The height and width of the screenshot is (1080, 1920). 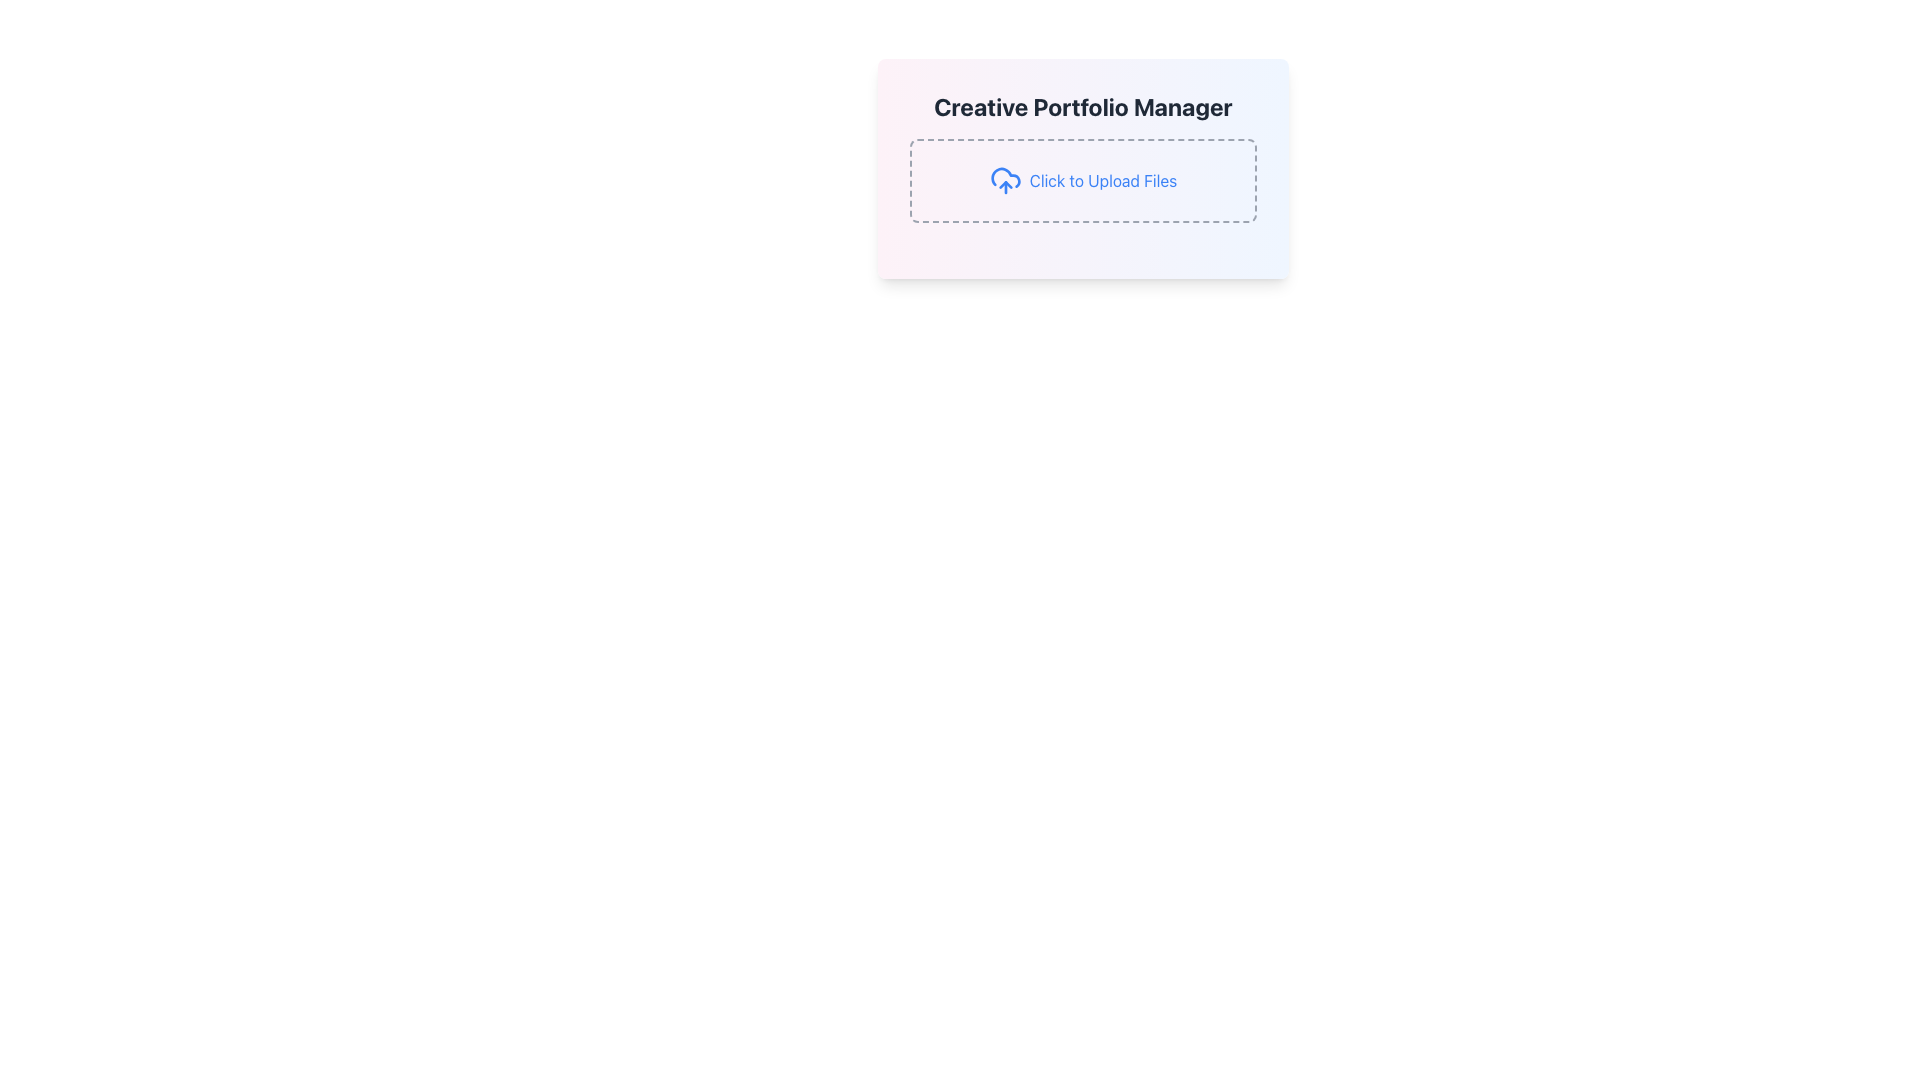 I want to click on the 'Click to Upload Files' button, which is styled in blue and has a cloud upload icon to its left, to change its color, so click(x=1082, y=181).